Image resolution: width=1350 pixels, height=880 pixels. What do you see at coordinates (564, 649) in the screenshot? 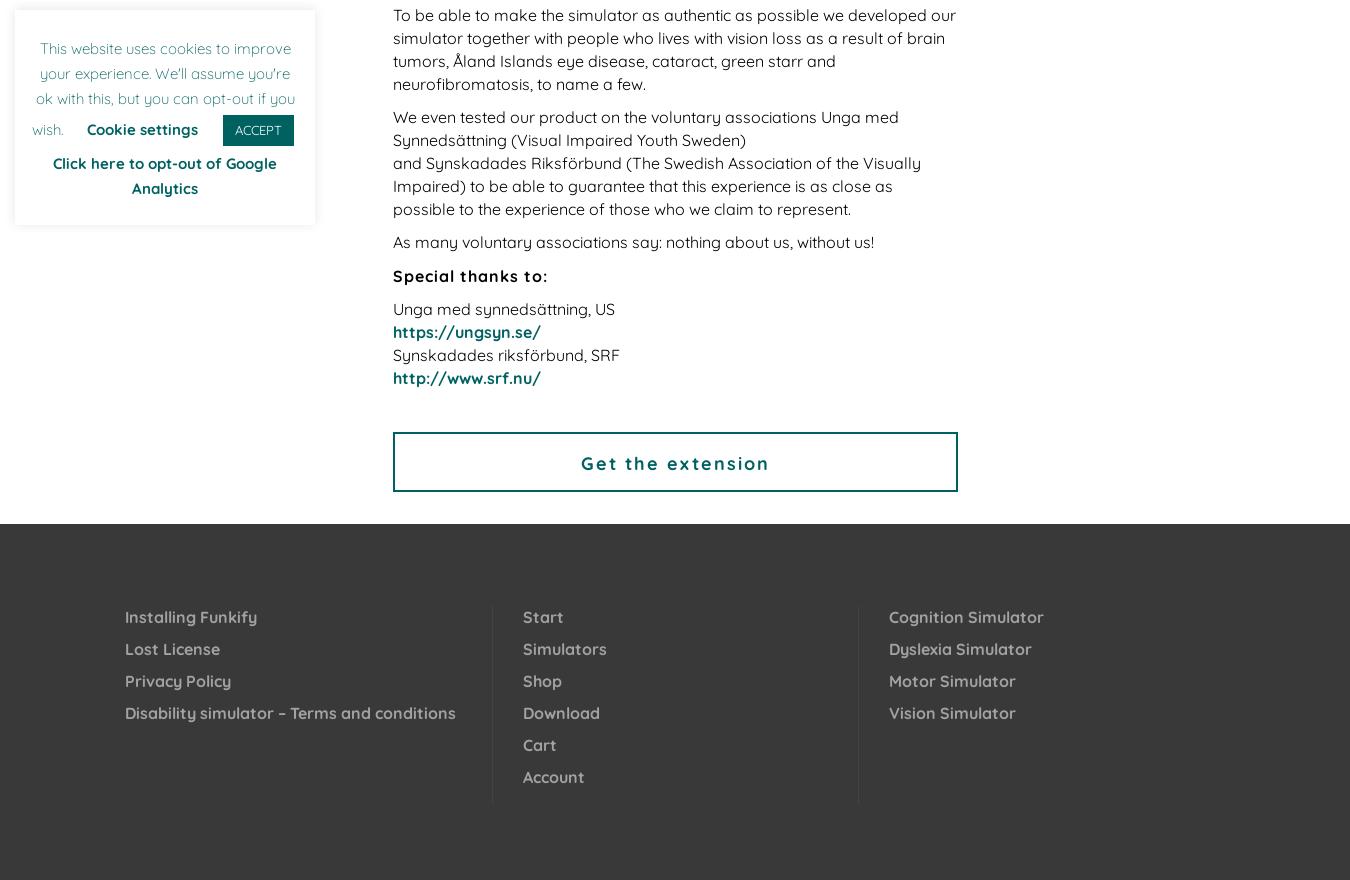
I see `'Simulators'` at bounding box center [564, 649].